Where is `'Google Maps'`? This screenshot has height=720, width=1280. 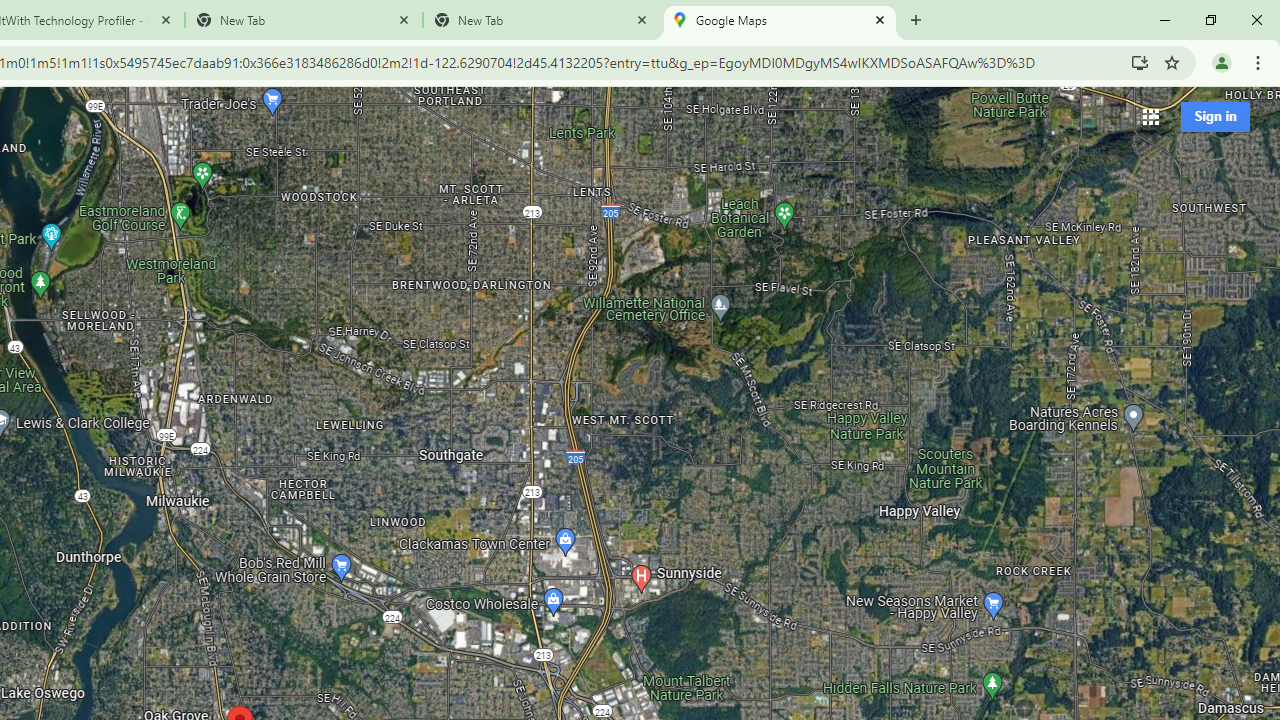
'Google Maps' is located at coordinates (778, 20).